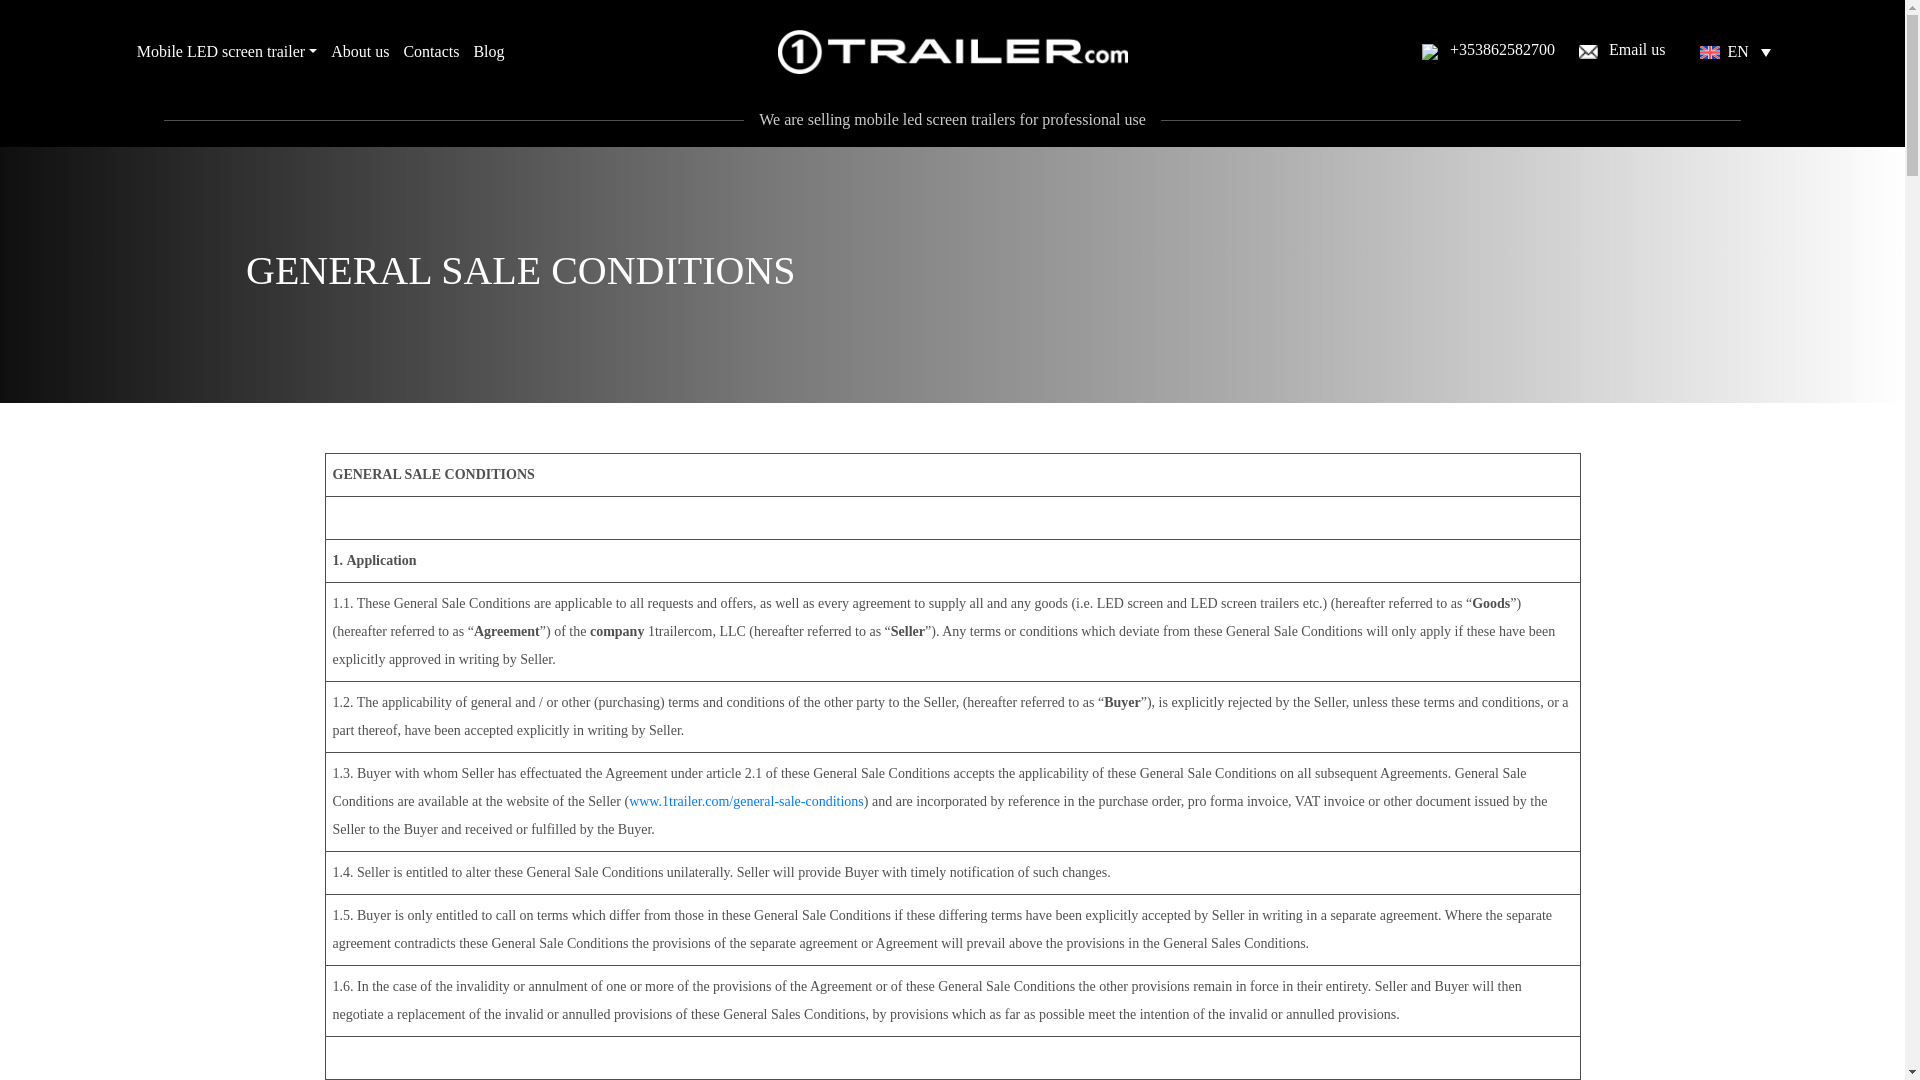  I want to click on 'Contacts', so click(430, 50).